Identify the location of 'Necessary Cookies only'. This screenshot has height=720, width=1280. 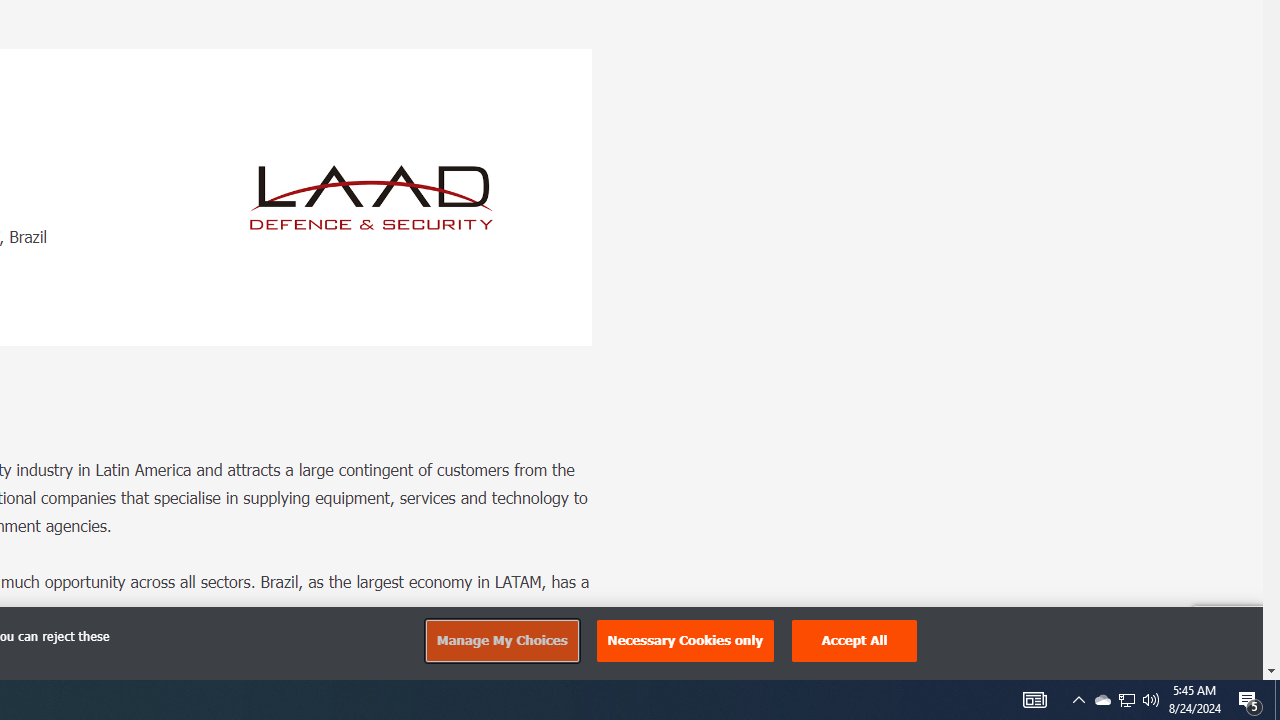
(685, 640).